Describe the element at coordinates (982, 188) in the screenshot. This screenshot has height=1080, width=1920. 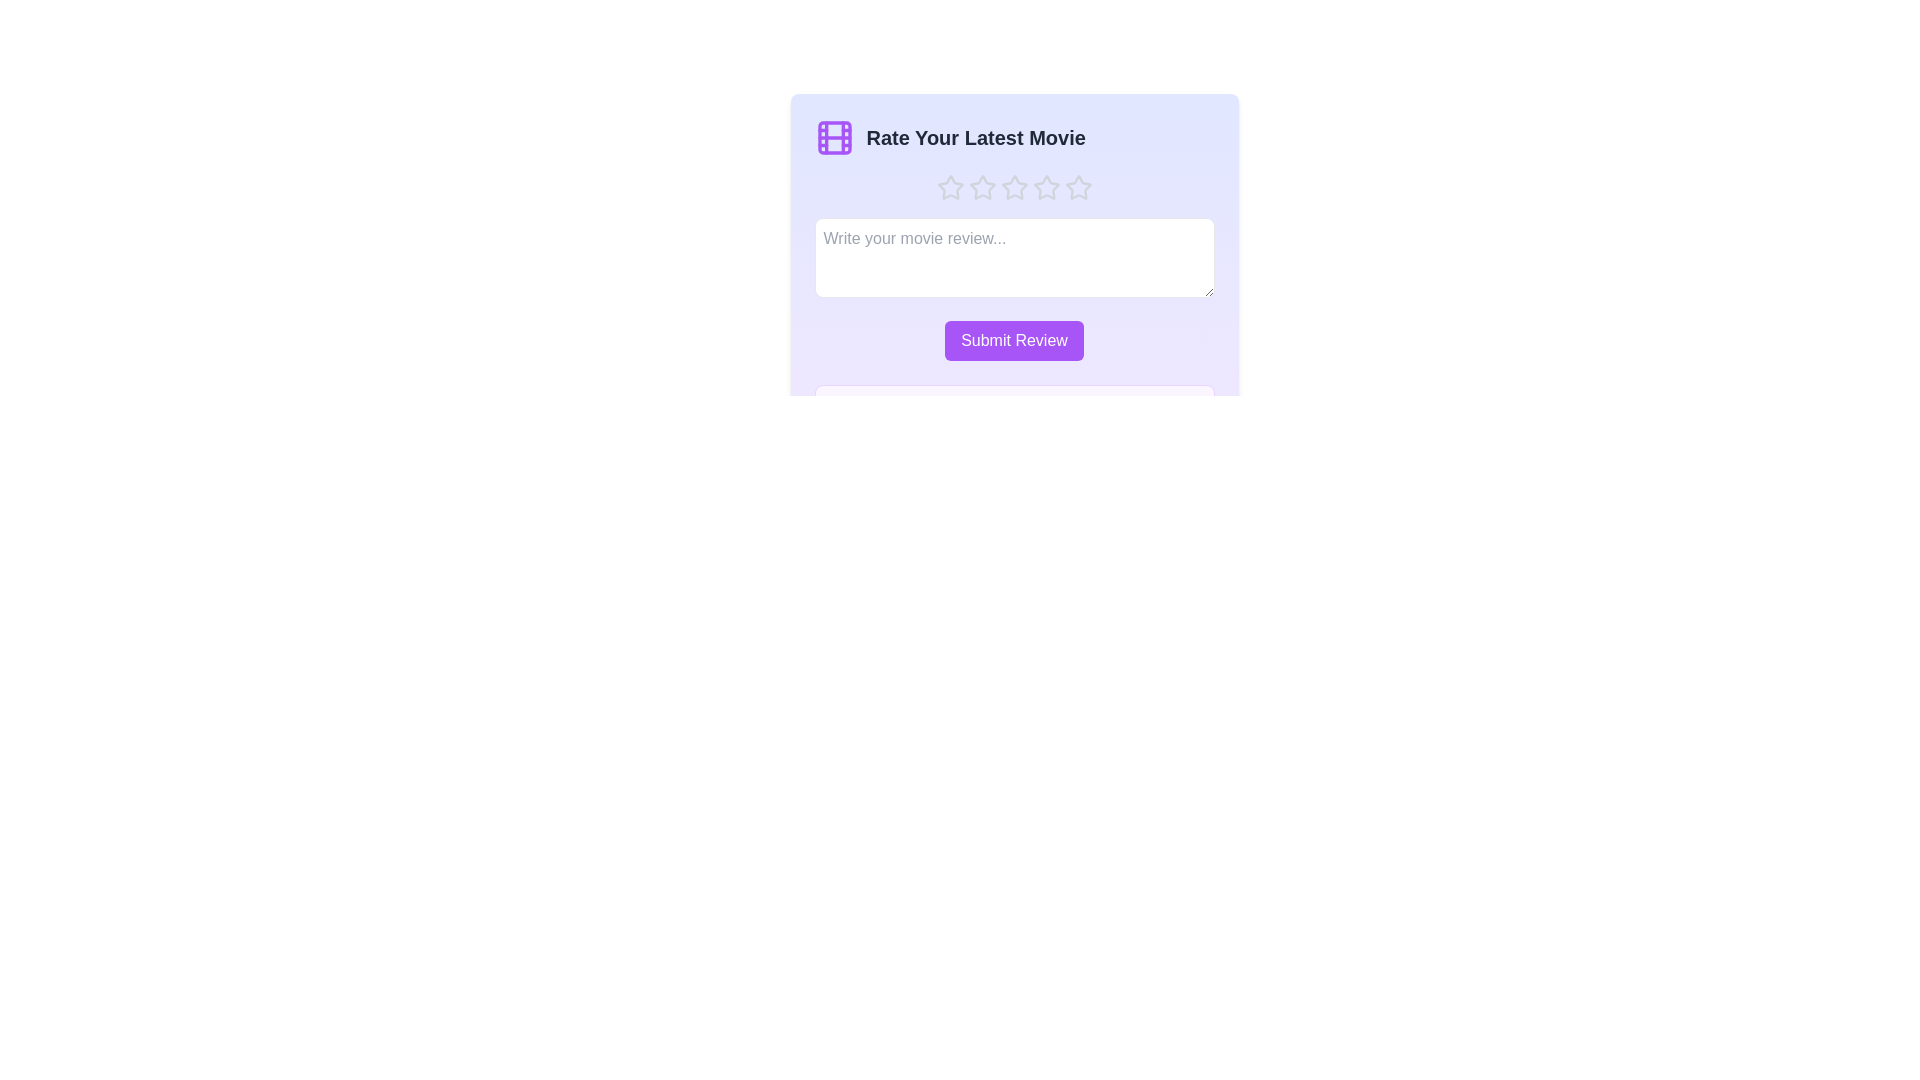
I see `the movie rating to 2 stars by clicking on the corresponding star` at that location.